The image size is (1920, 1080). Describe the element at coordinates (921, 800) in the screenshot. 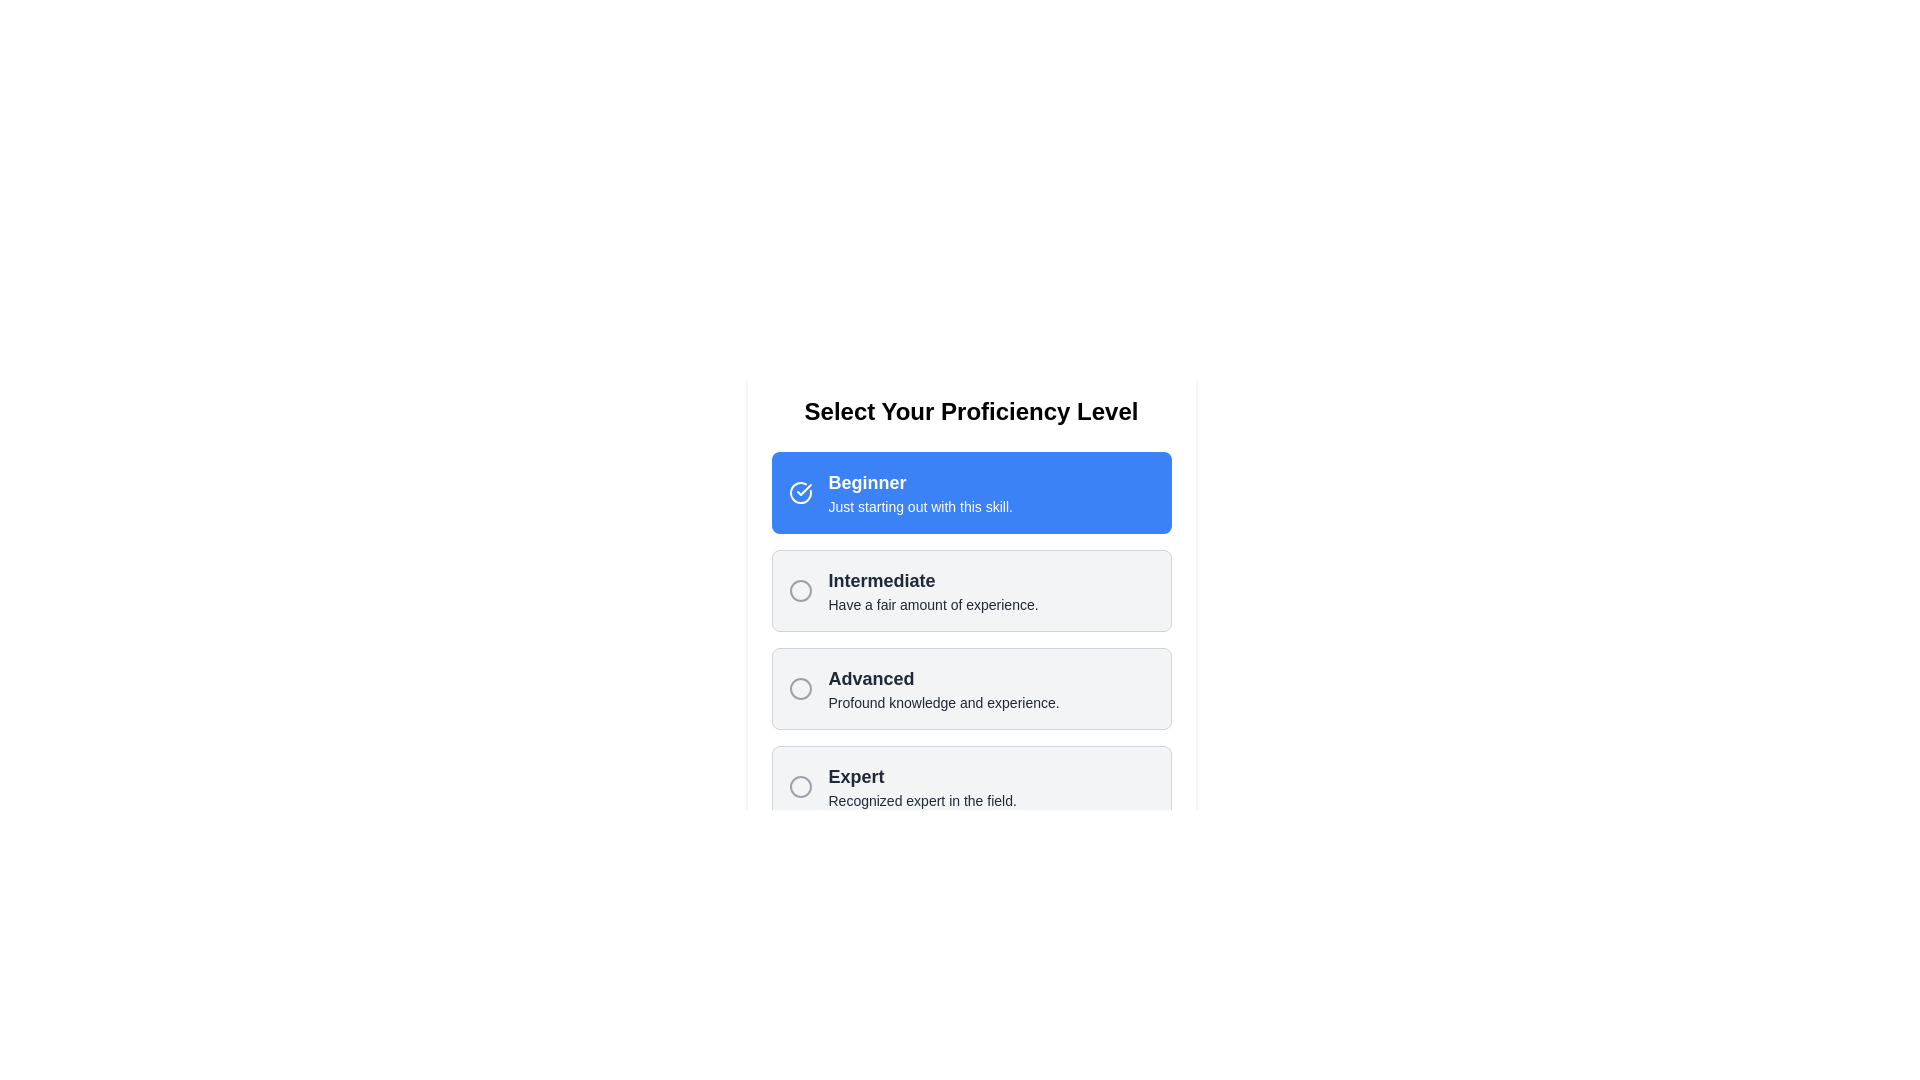

I see `the descriptive Text label located under the 'Expert' title in the proficiency level selection interface` at that location.